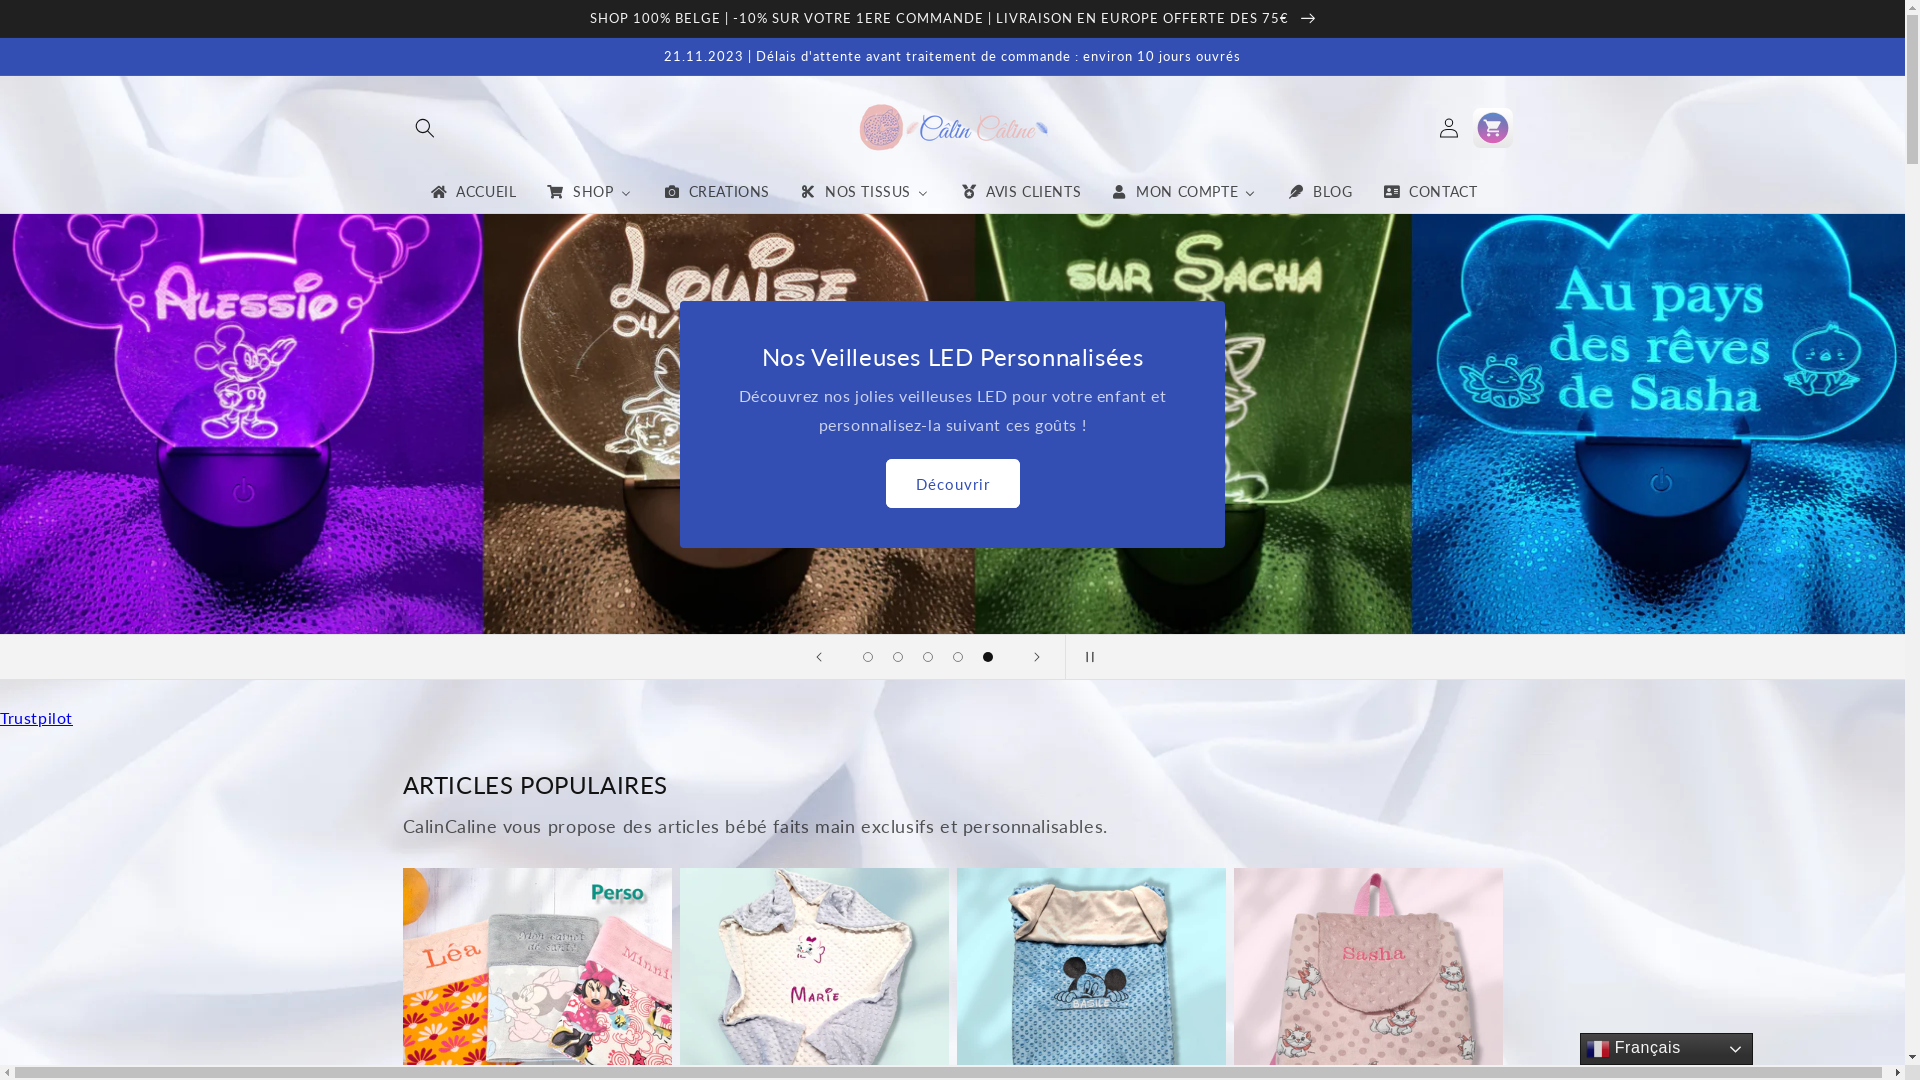 This screenshot has width=1920, height=1080. Describe the element at coordinates (1019, 192) in the screenshot. I see `'AVIS CLIENTS'` at that location.